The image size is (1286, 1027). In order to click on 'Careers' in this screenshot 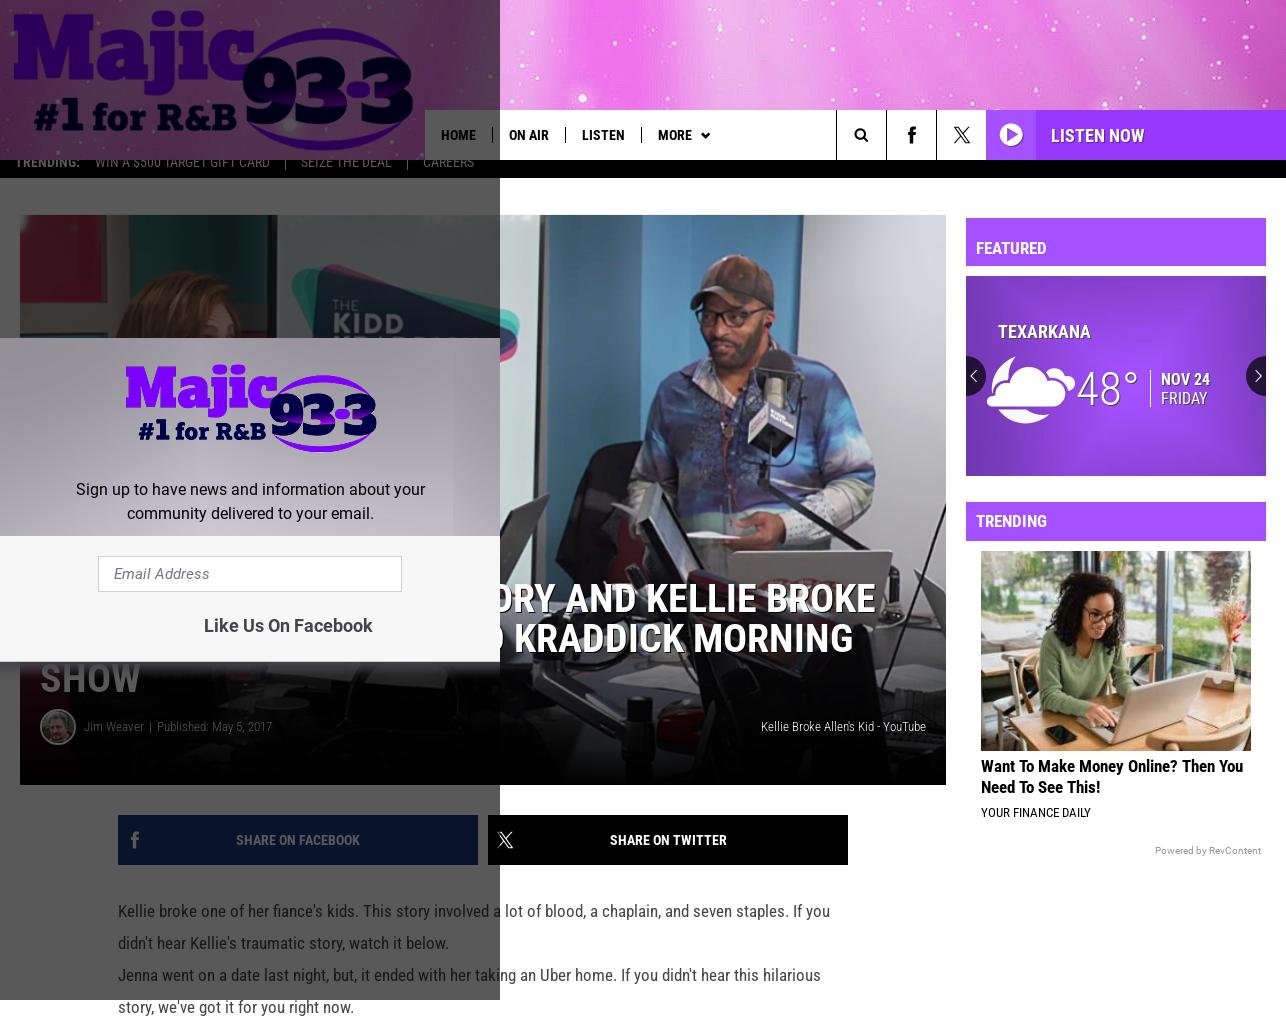, I will do `click(447, 175)`.